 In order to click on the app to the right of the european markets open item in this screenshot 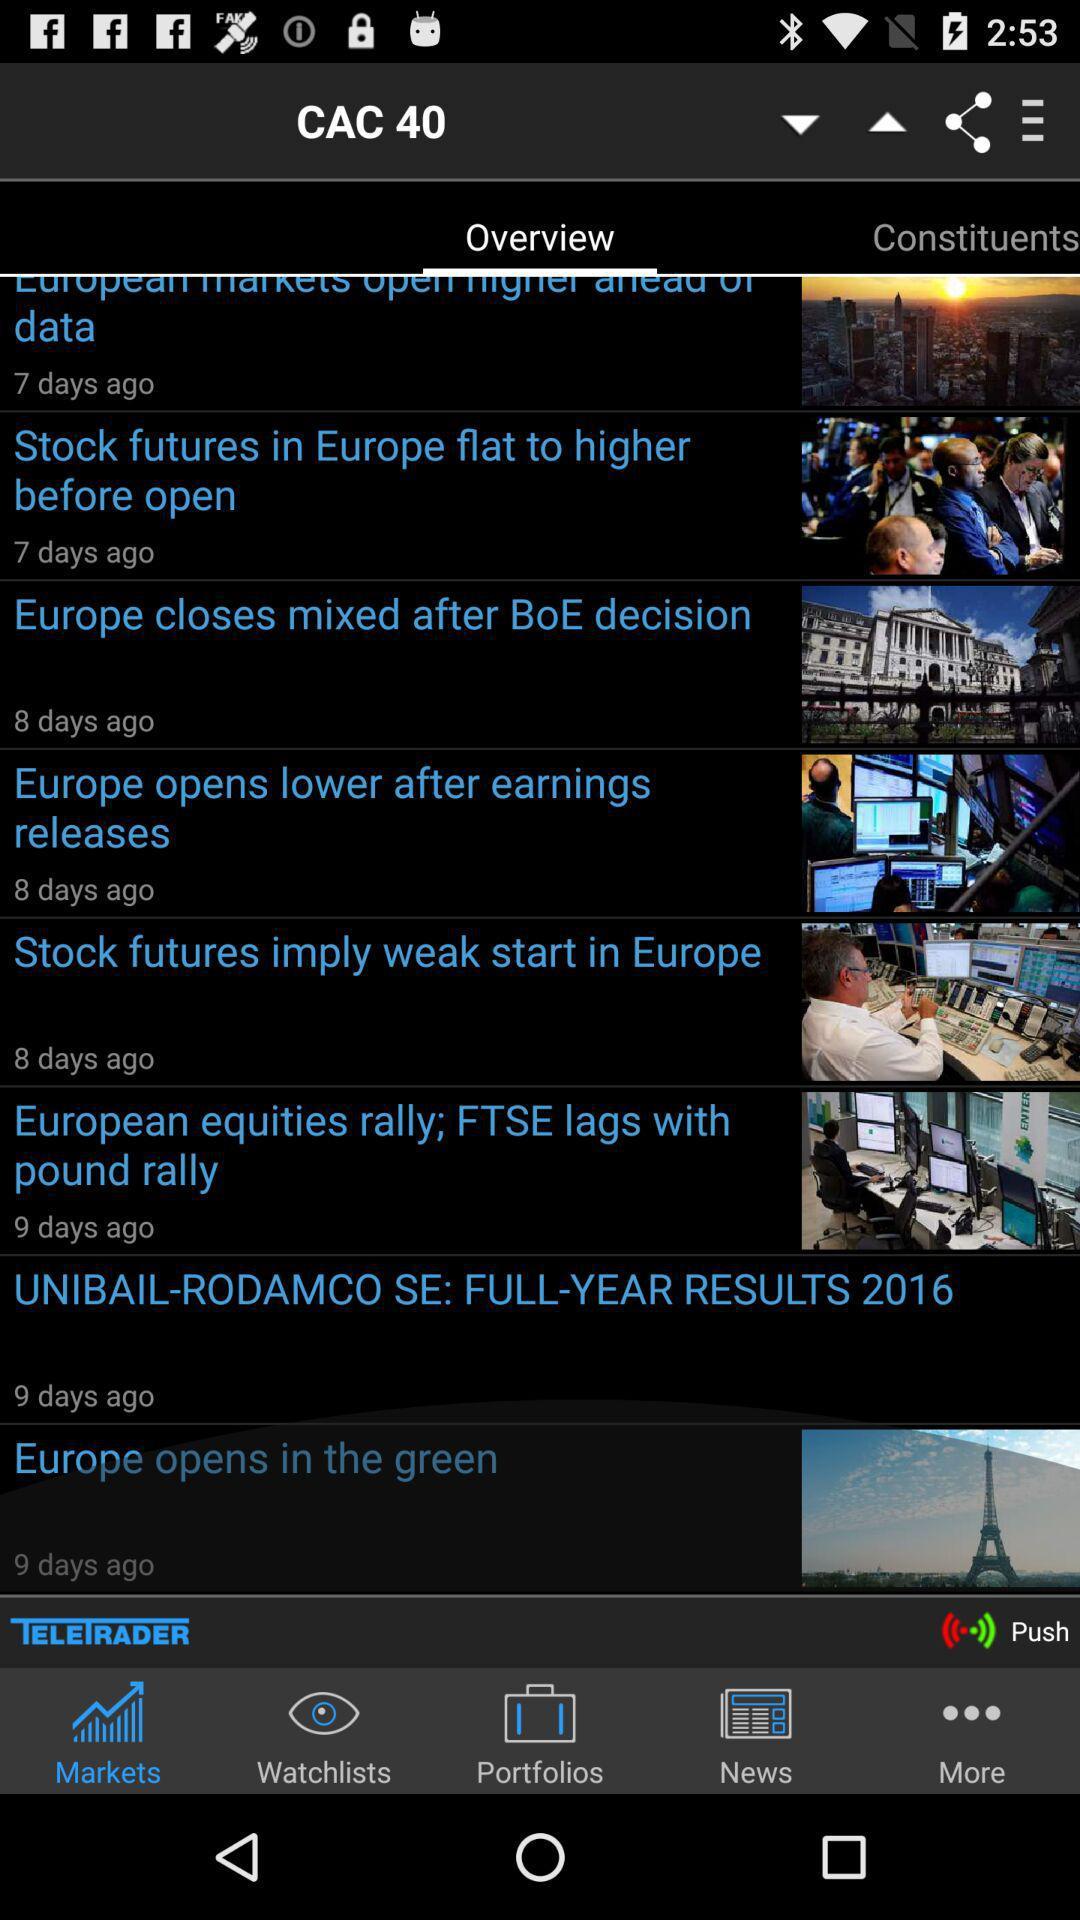, I will do `click(975, 236)`.